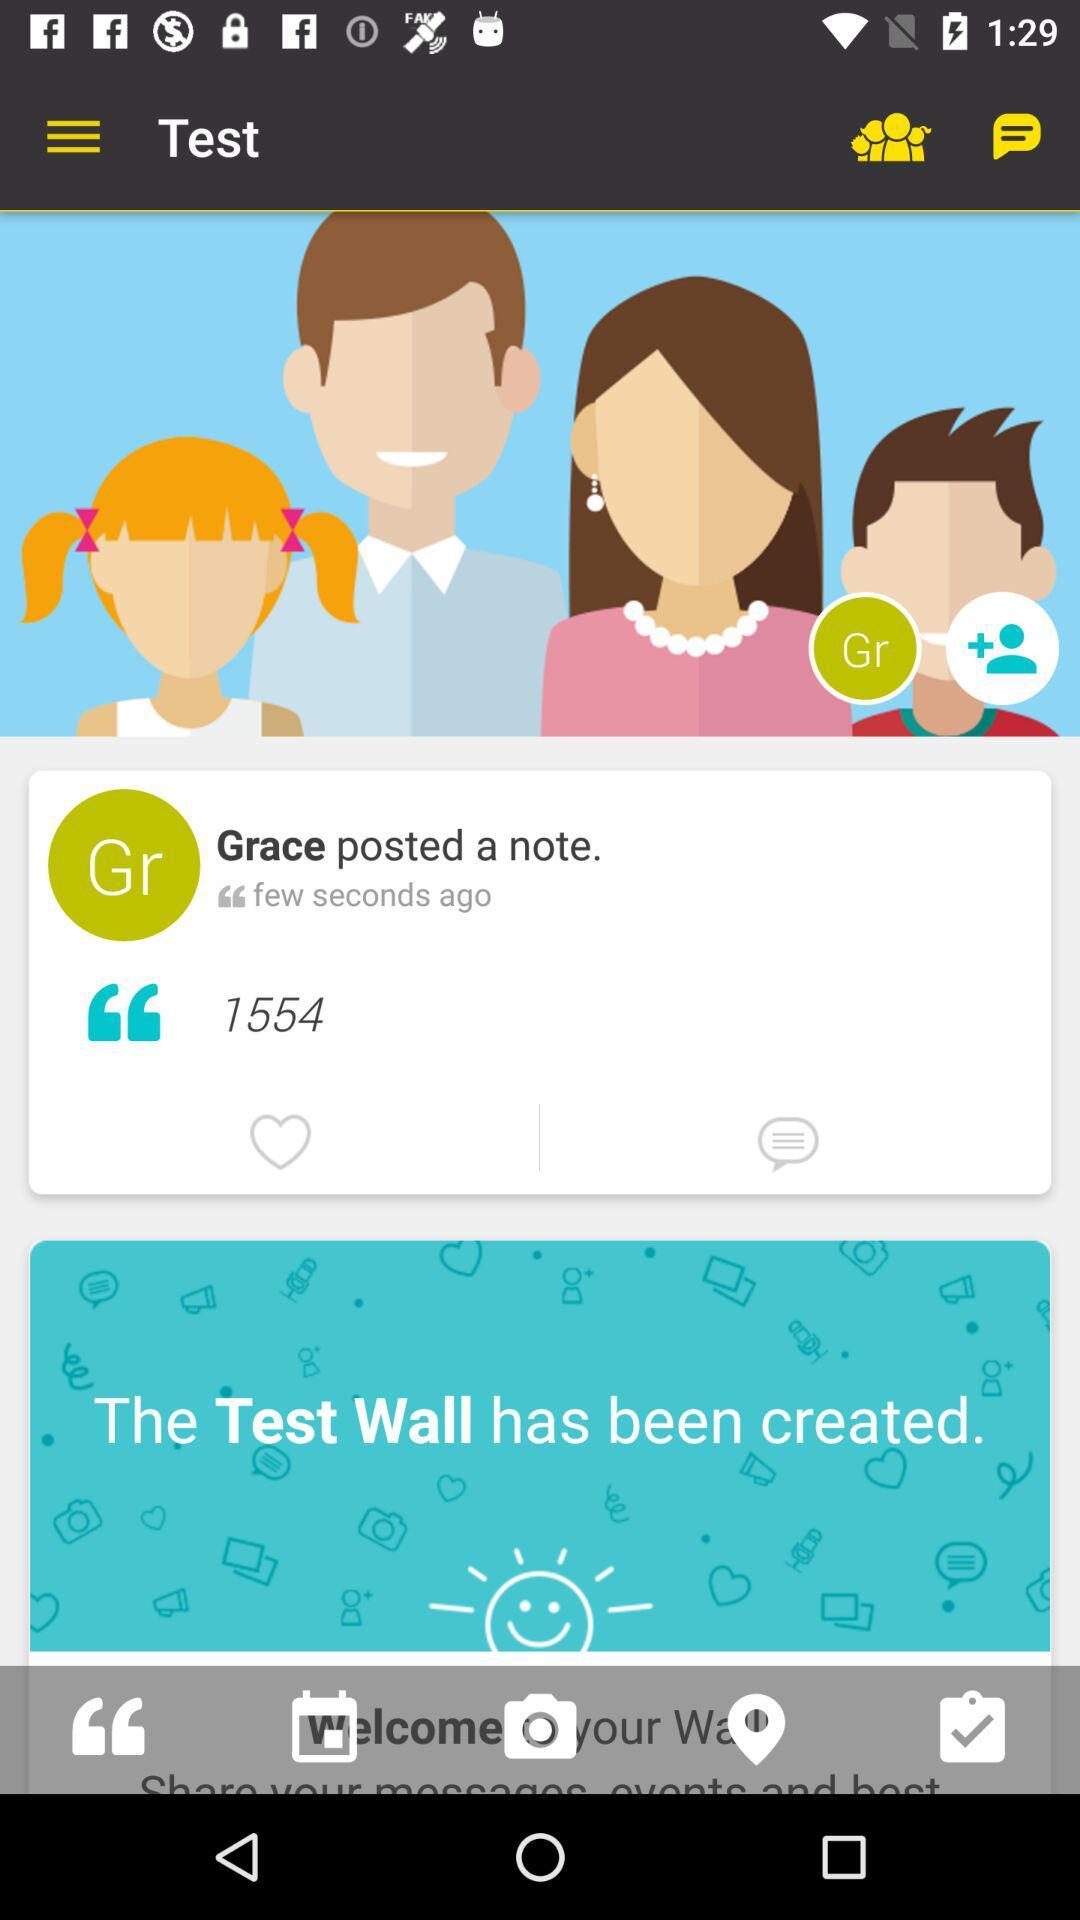  I want to click on the icon below the 1554 icon, so click(538, 1137).